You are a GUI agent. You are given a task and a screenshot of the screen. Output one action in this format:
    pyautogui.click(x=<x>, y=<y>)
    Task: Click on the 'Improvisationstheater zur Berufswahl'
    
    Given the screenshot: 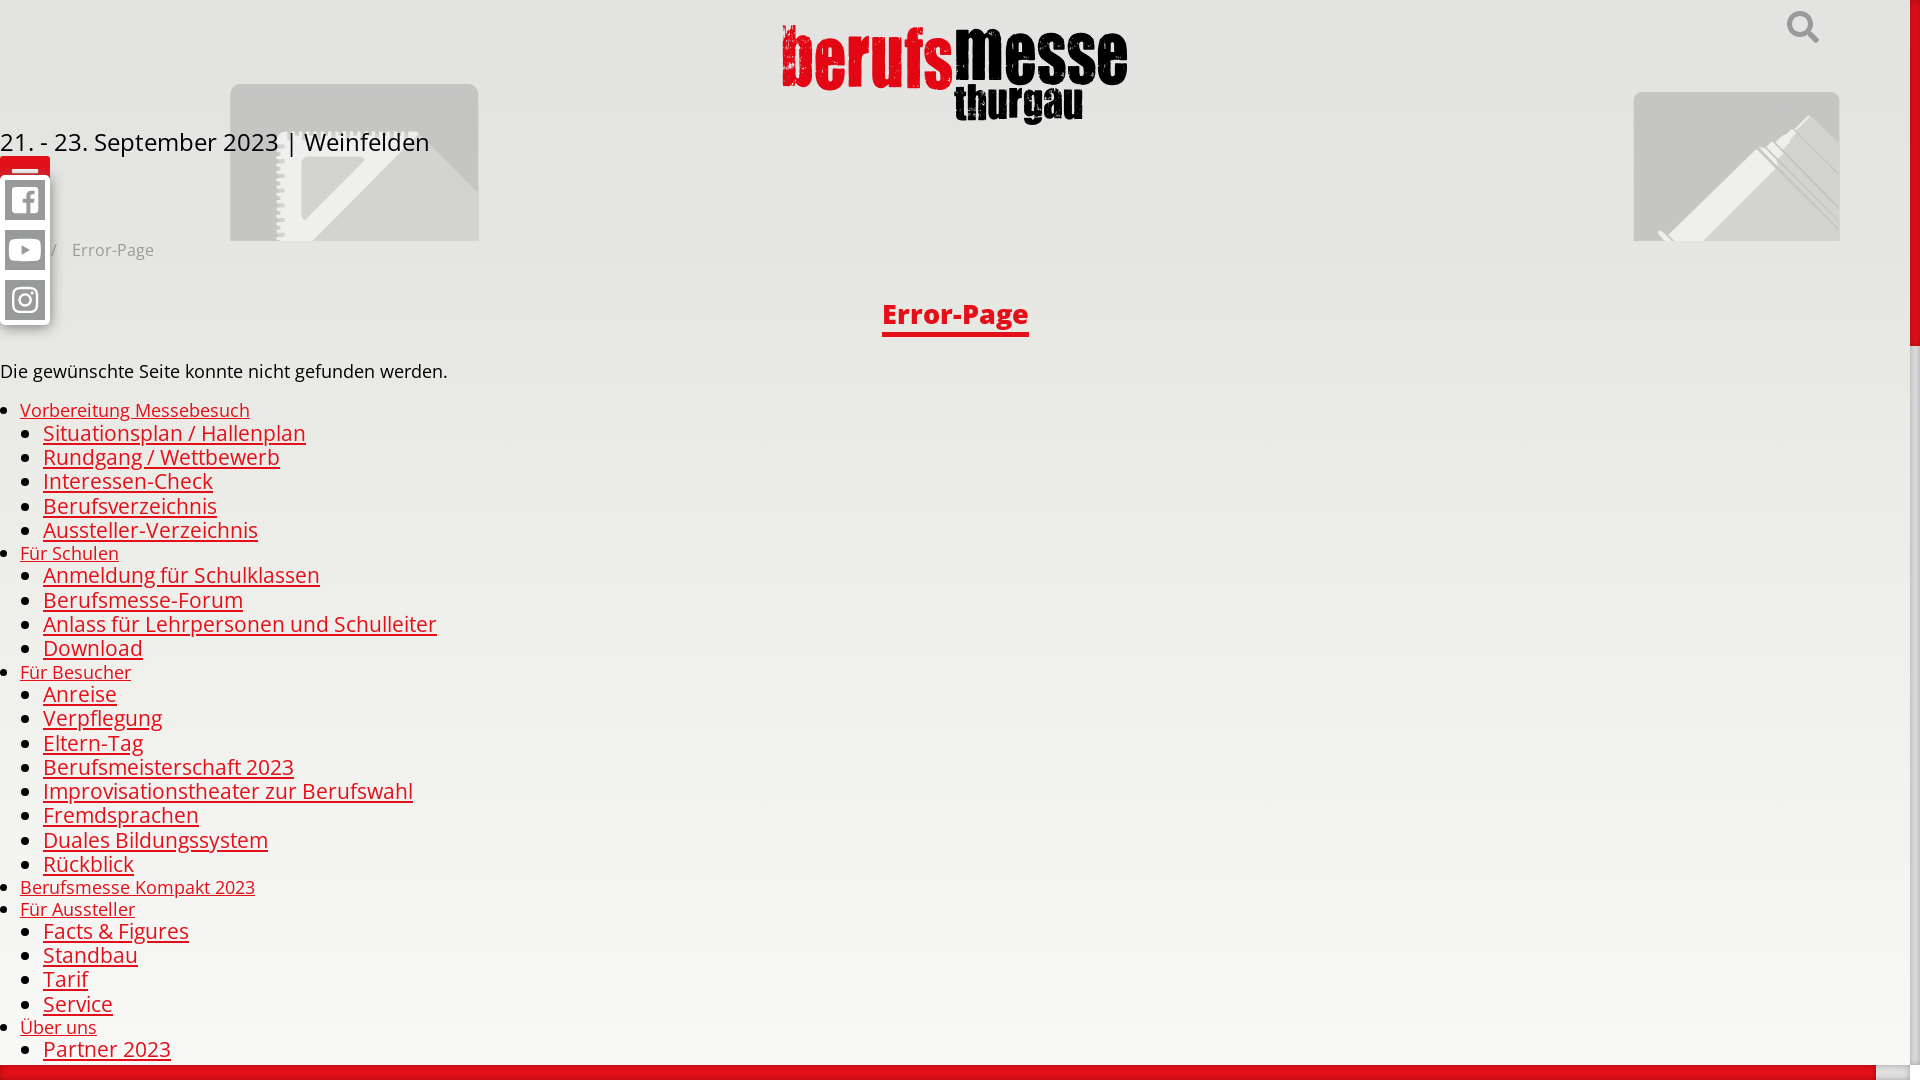 What is the action you would take?
    pyautogui.click(x=228, y=789)
    